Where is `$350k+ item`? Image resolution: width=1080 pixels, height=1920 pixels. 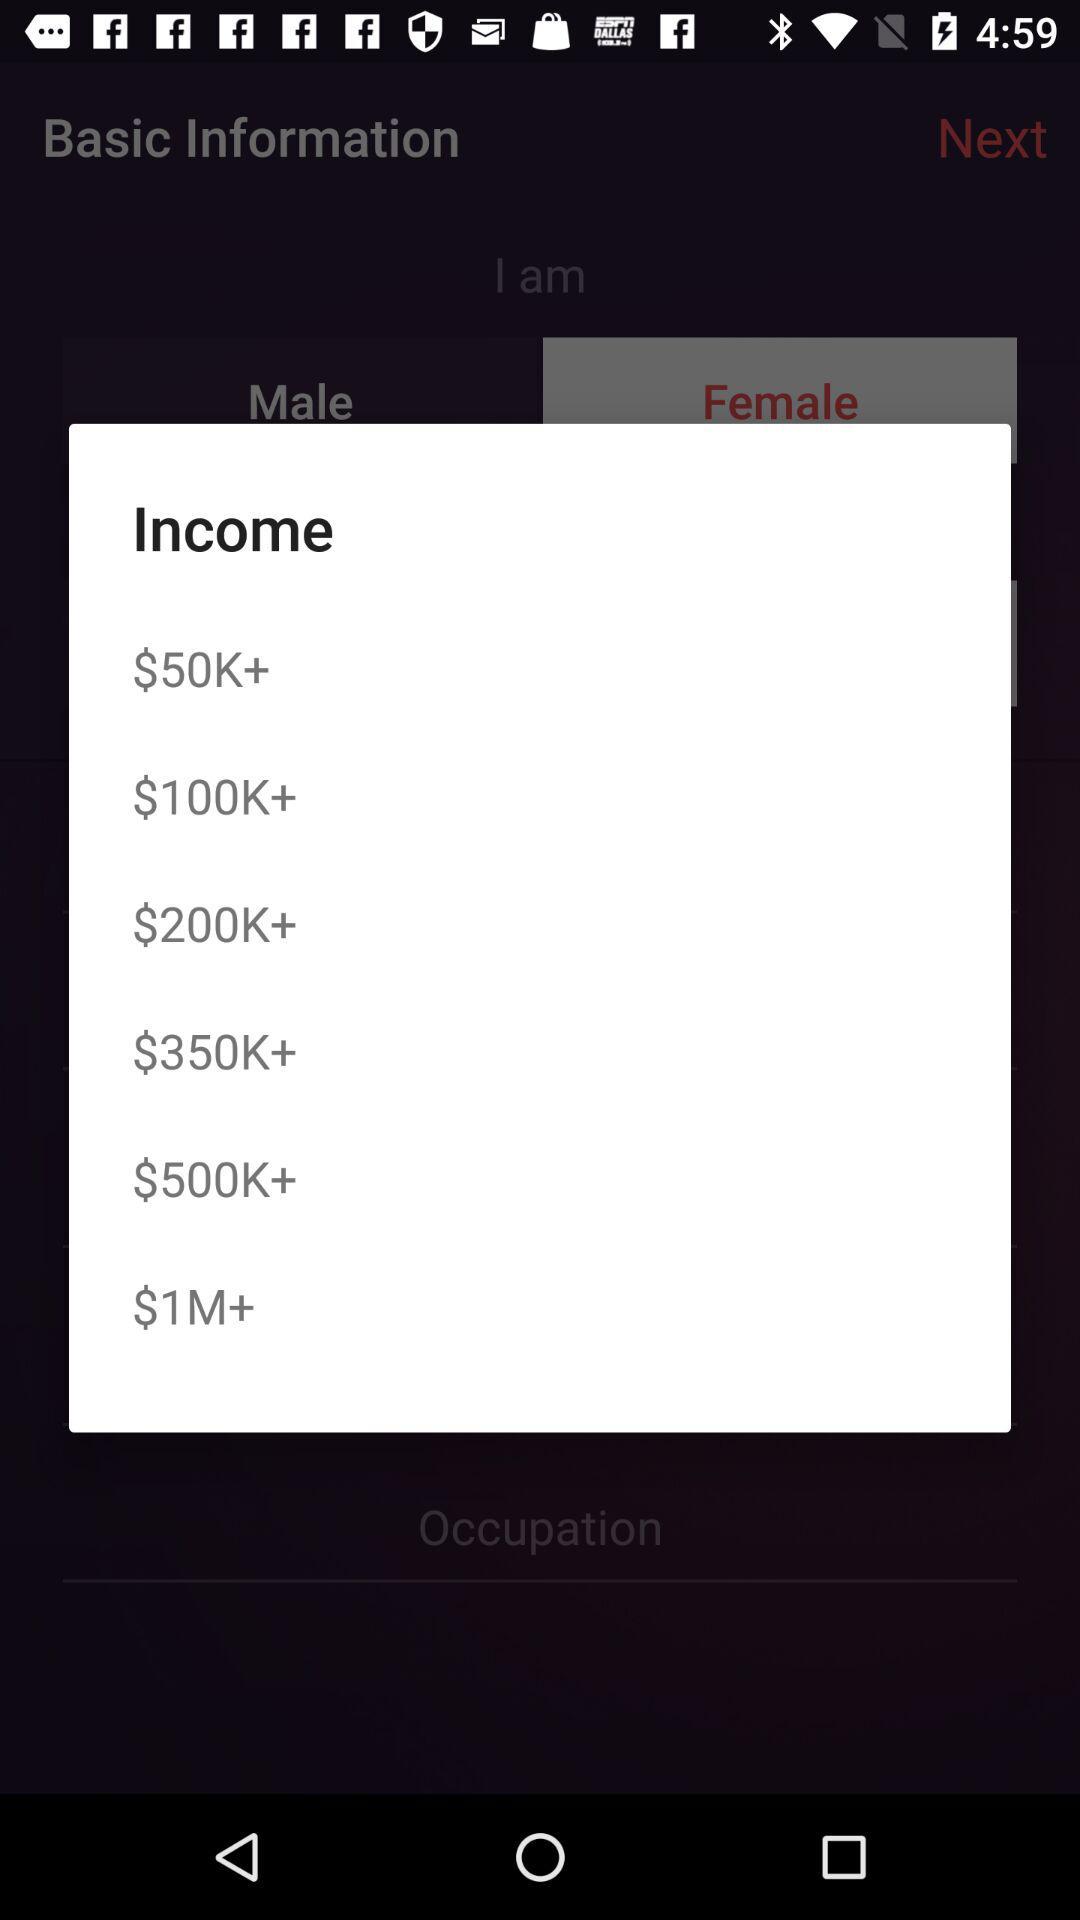
$350k+ item is located at coordinates (214, 1049).